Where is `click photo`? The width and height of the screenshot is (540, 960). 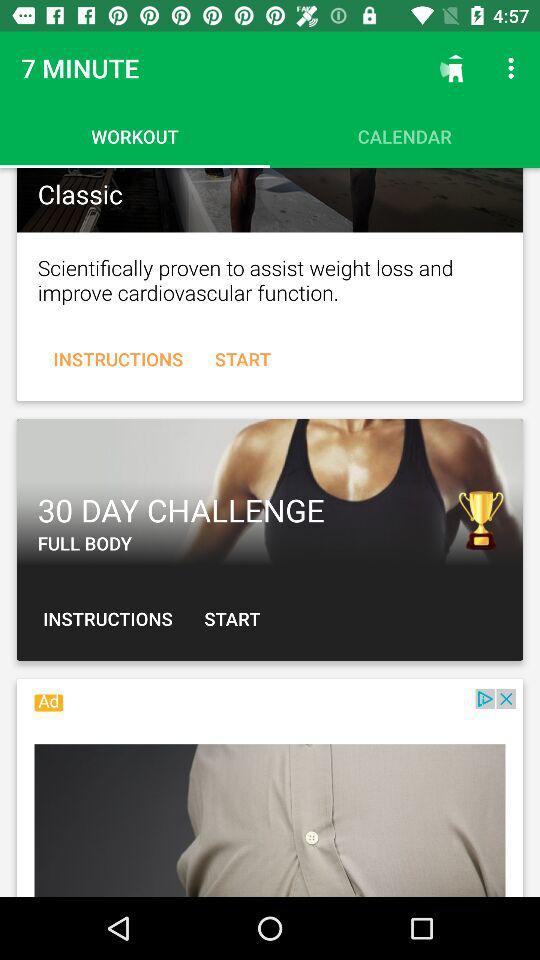
click photo is located at coordinates (270, 200).